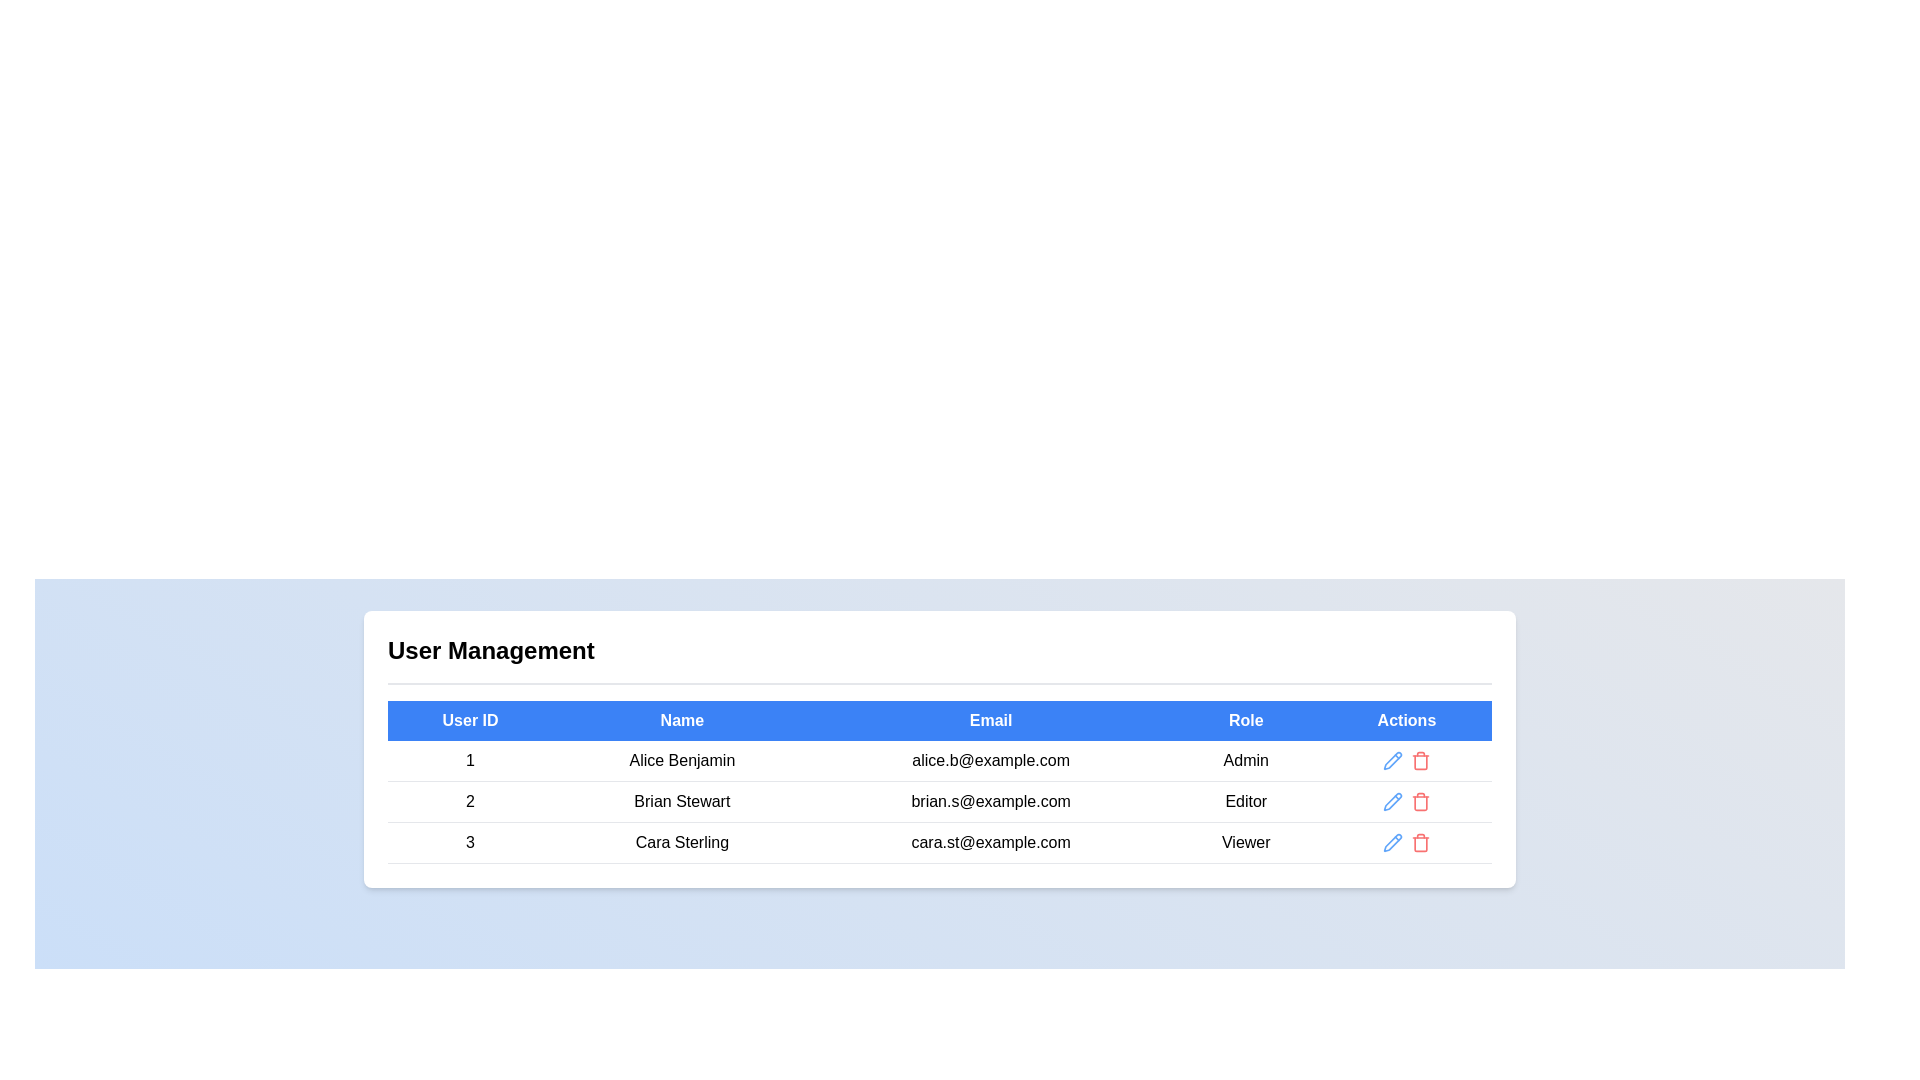  I want to click on the blue pencil icon button in the Actions column of the user management table for the user 'Brian Stewart' to potentially see a tooltip, so click(1391, 801).